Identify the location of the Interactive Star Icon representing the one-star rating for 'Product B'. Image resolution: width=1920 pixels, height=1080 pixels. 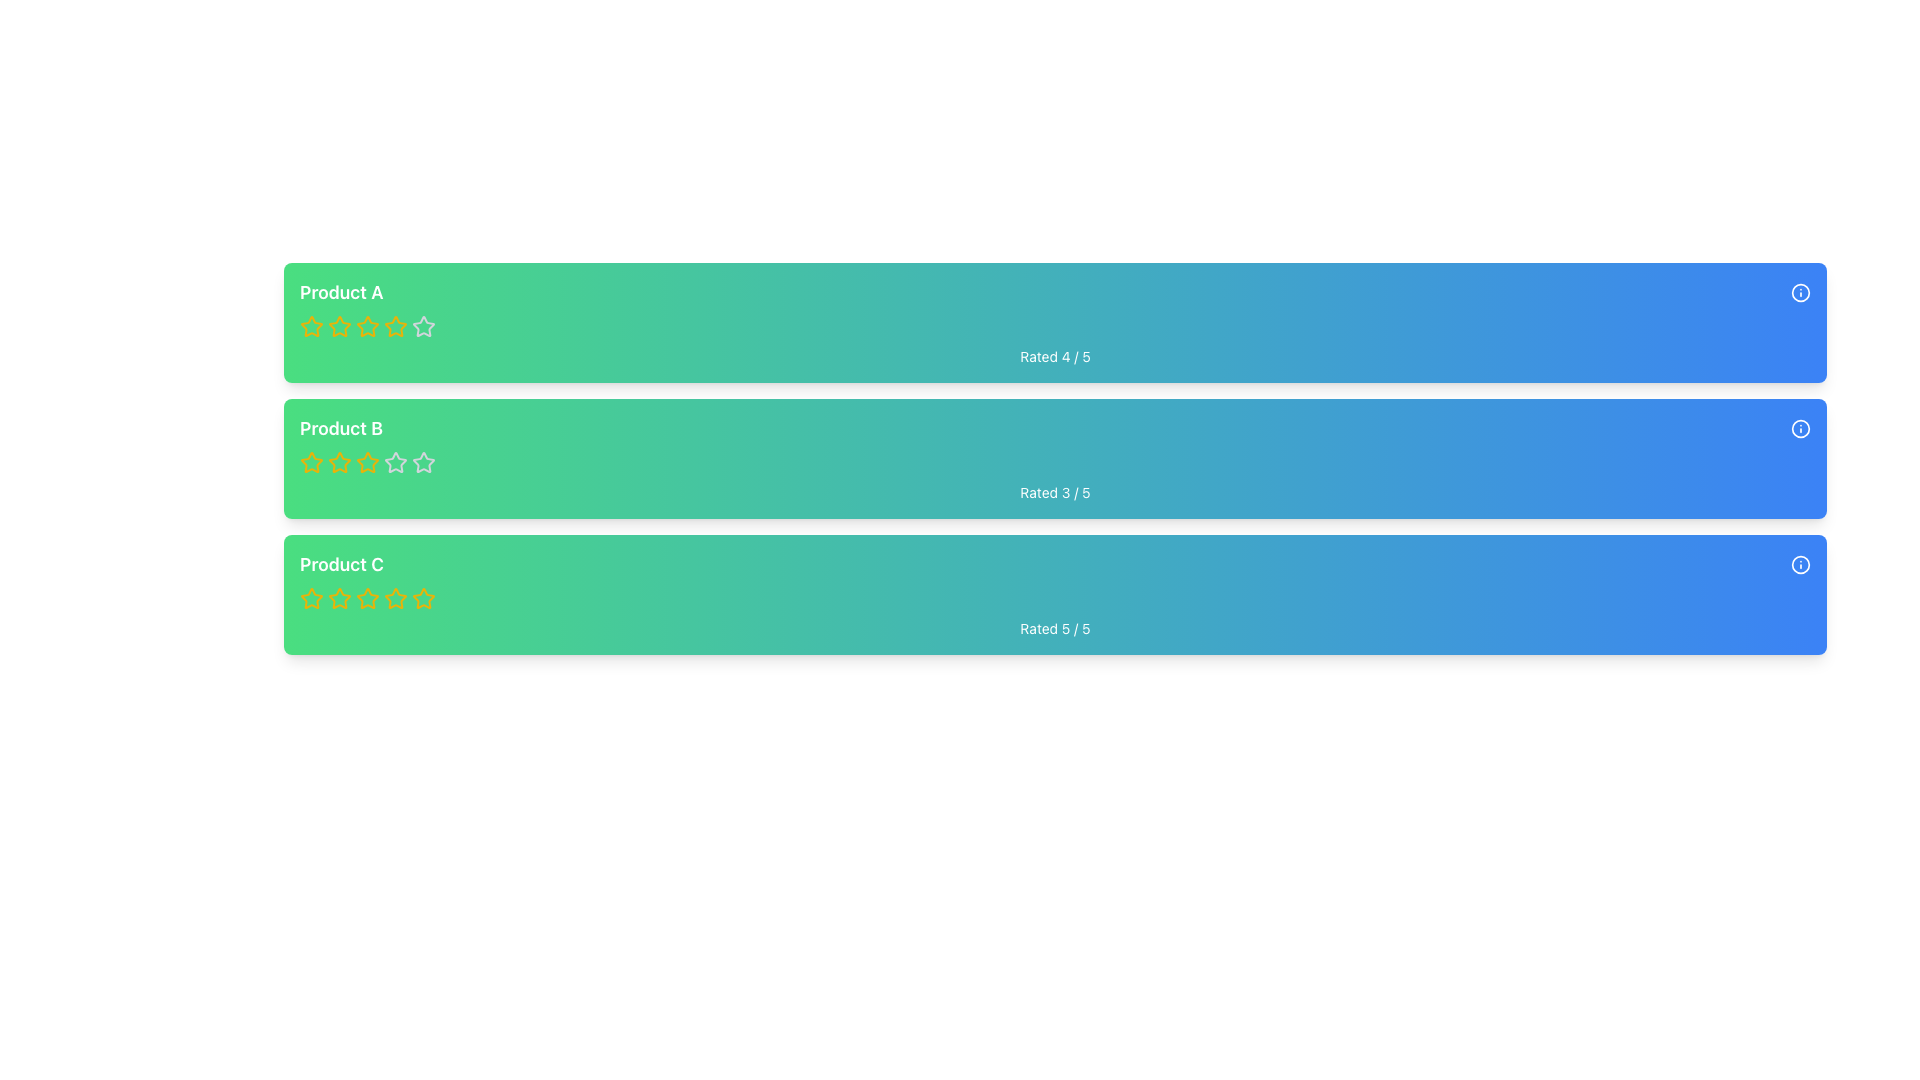
(340, 462).